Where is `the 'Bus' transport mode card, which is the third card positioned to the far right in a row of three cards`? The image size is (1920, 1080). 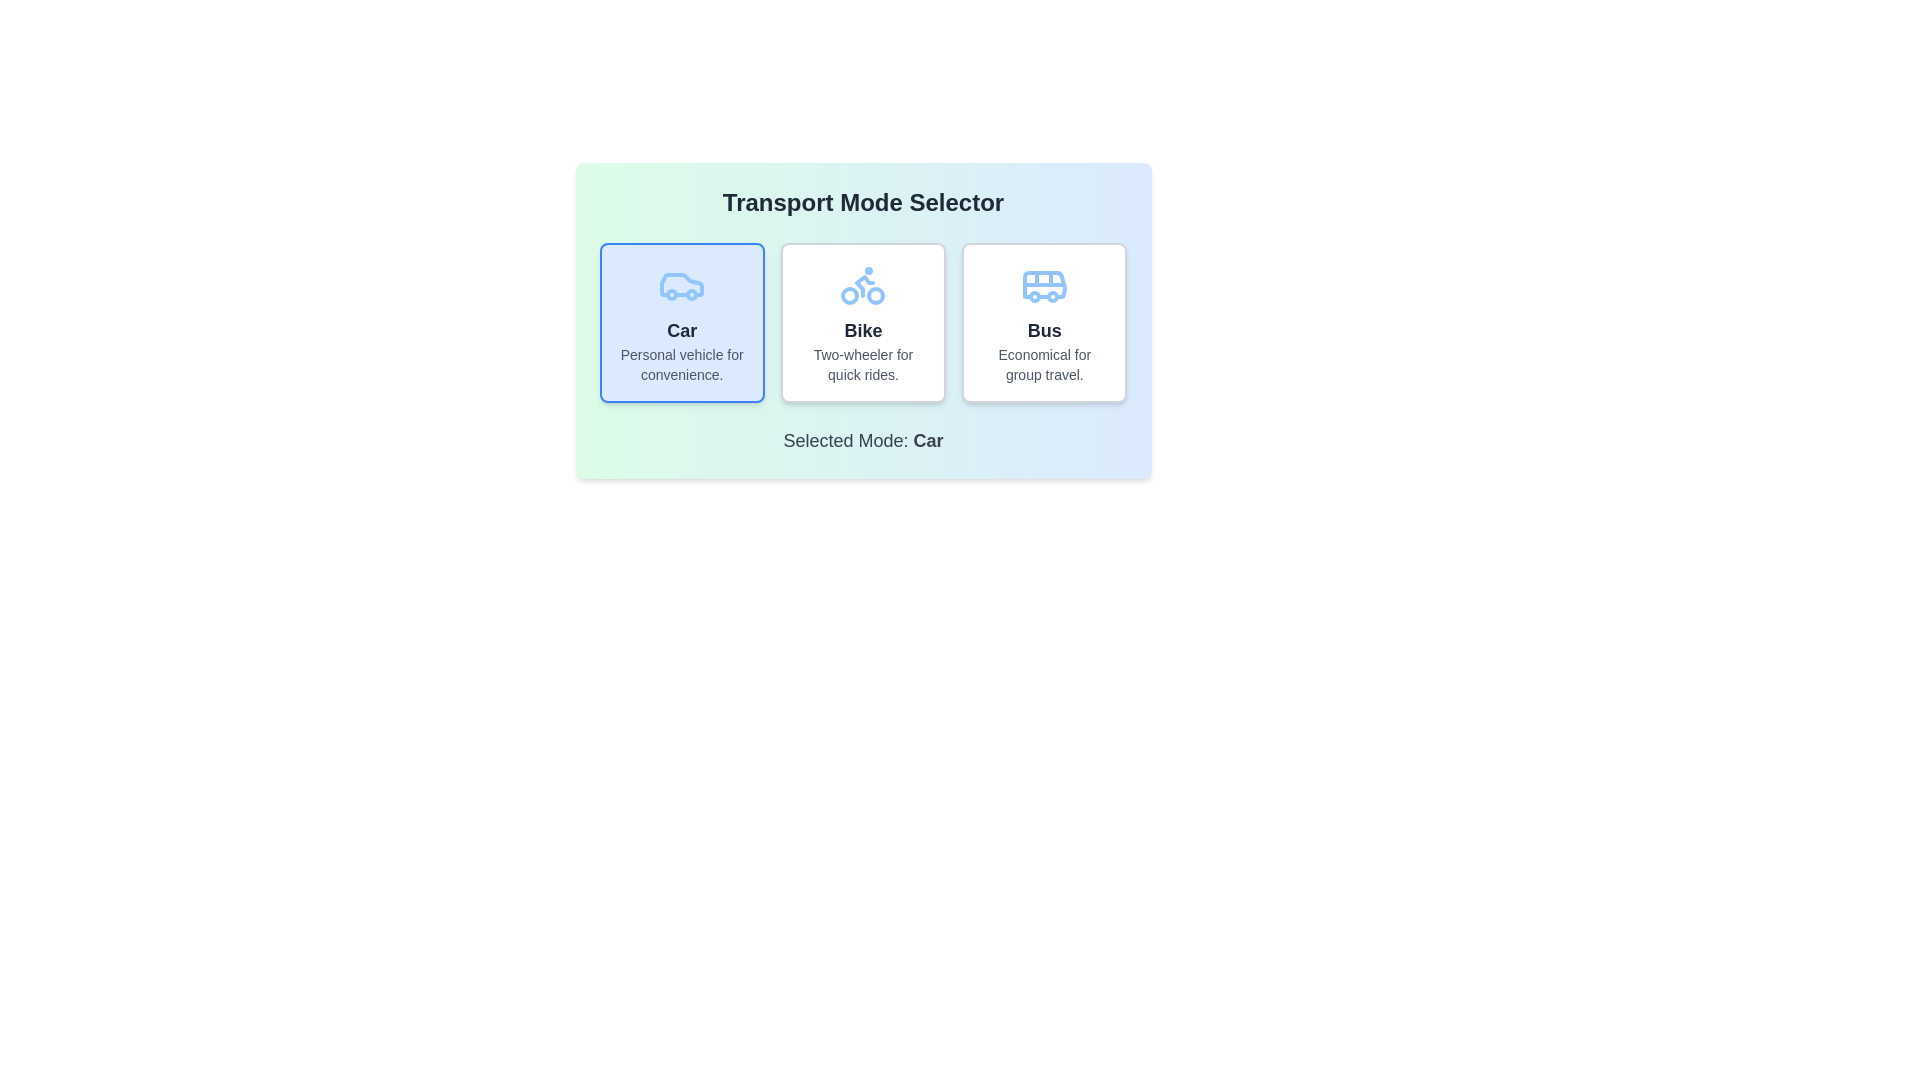
the 'Bus' transport mode card, which is the third card positioned to the far right in a row of three cards is located at coordinates (1043, 322).